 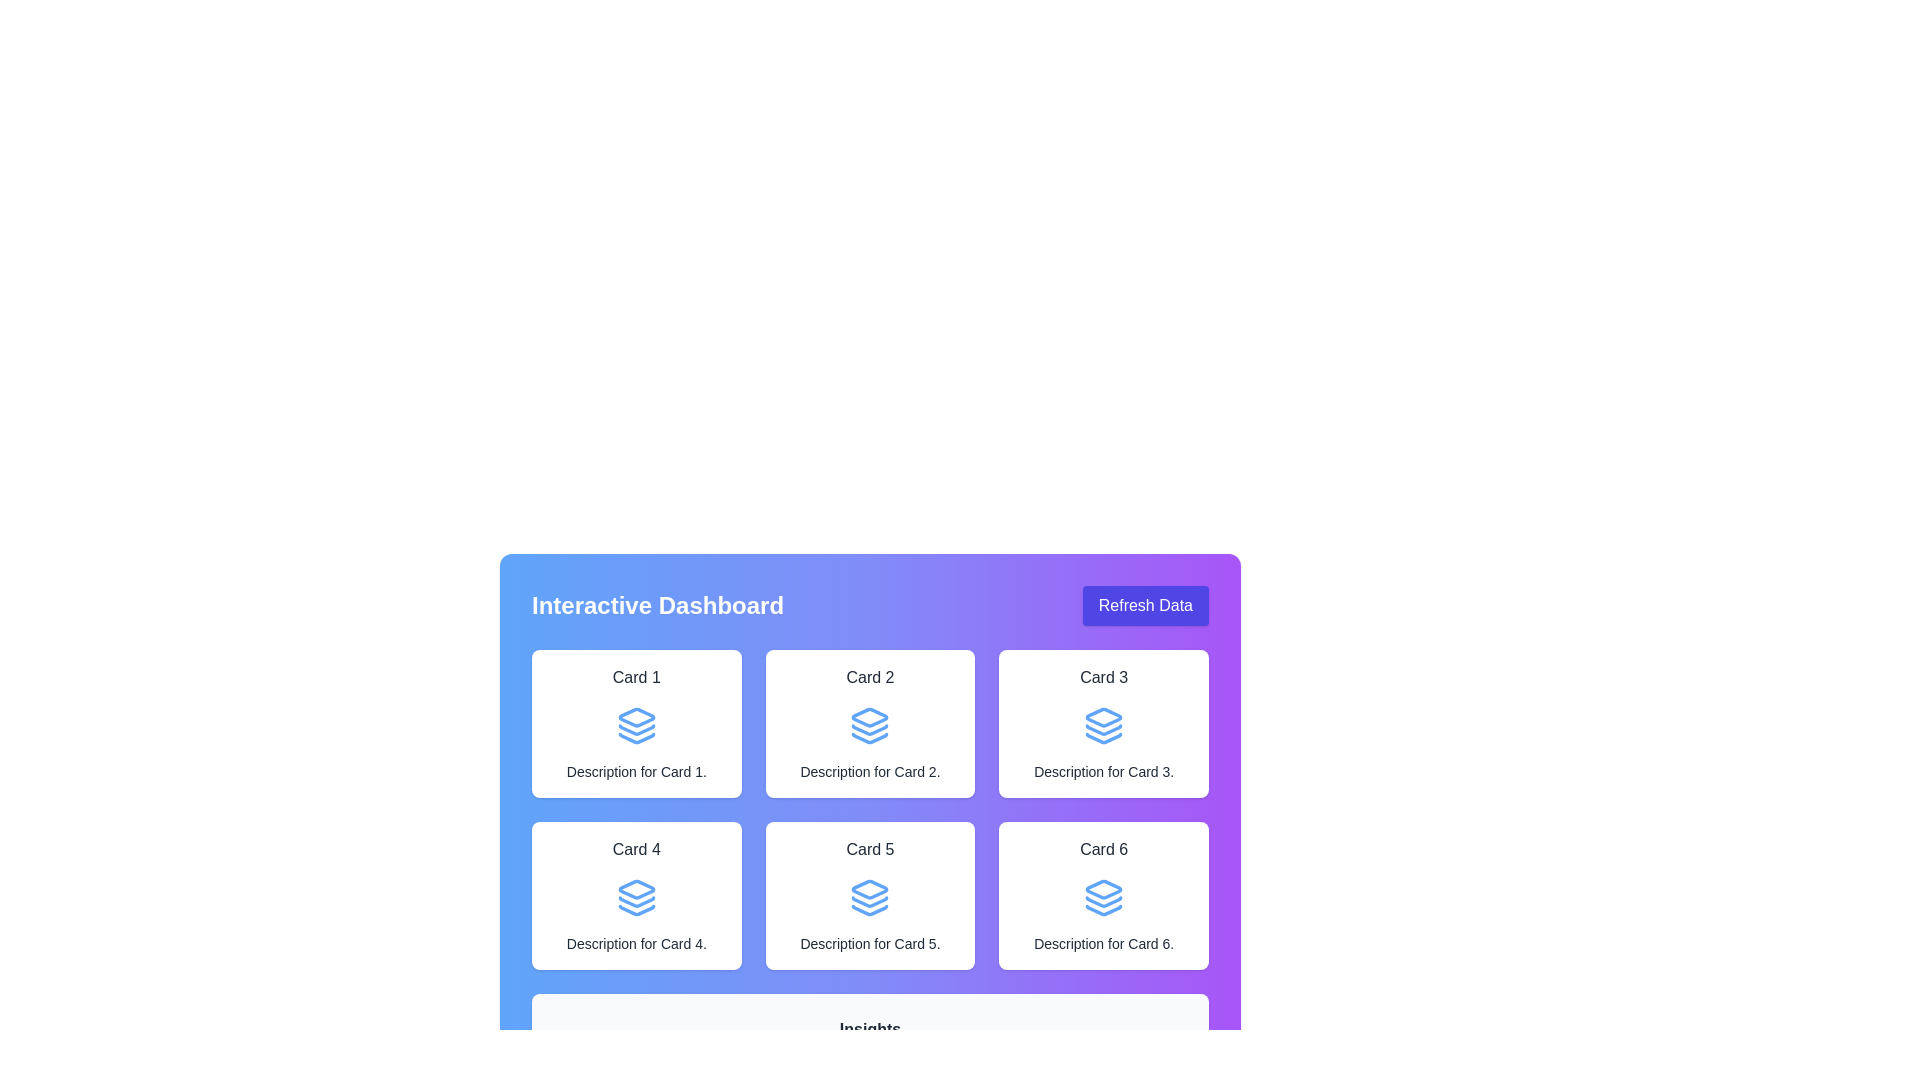 What do you see at coordinates (1103, 738) in the screenshot?
I see `the blue outlined triangular stack icon located in 'Card 3' of the dashboard, which is the third icon in the first row of cards` at bounding box center [1103, 738].